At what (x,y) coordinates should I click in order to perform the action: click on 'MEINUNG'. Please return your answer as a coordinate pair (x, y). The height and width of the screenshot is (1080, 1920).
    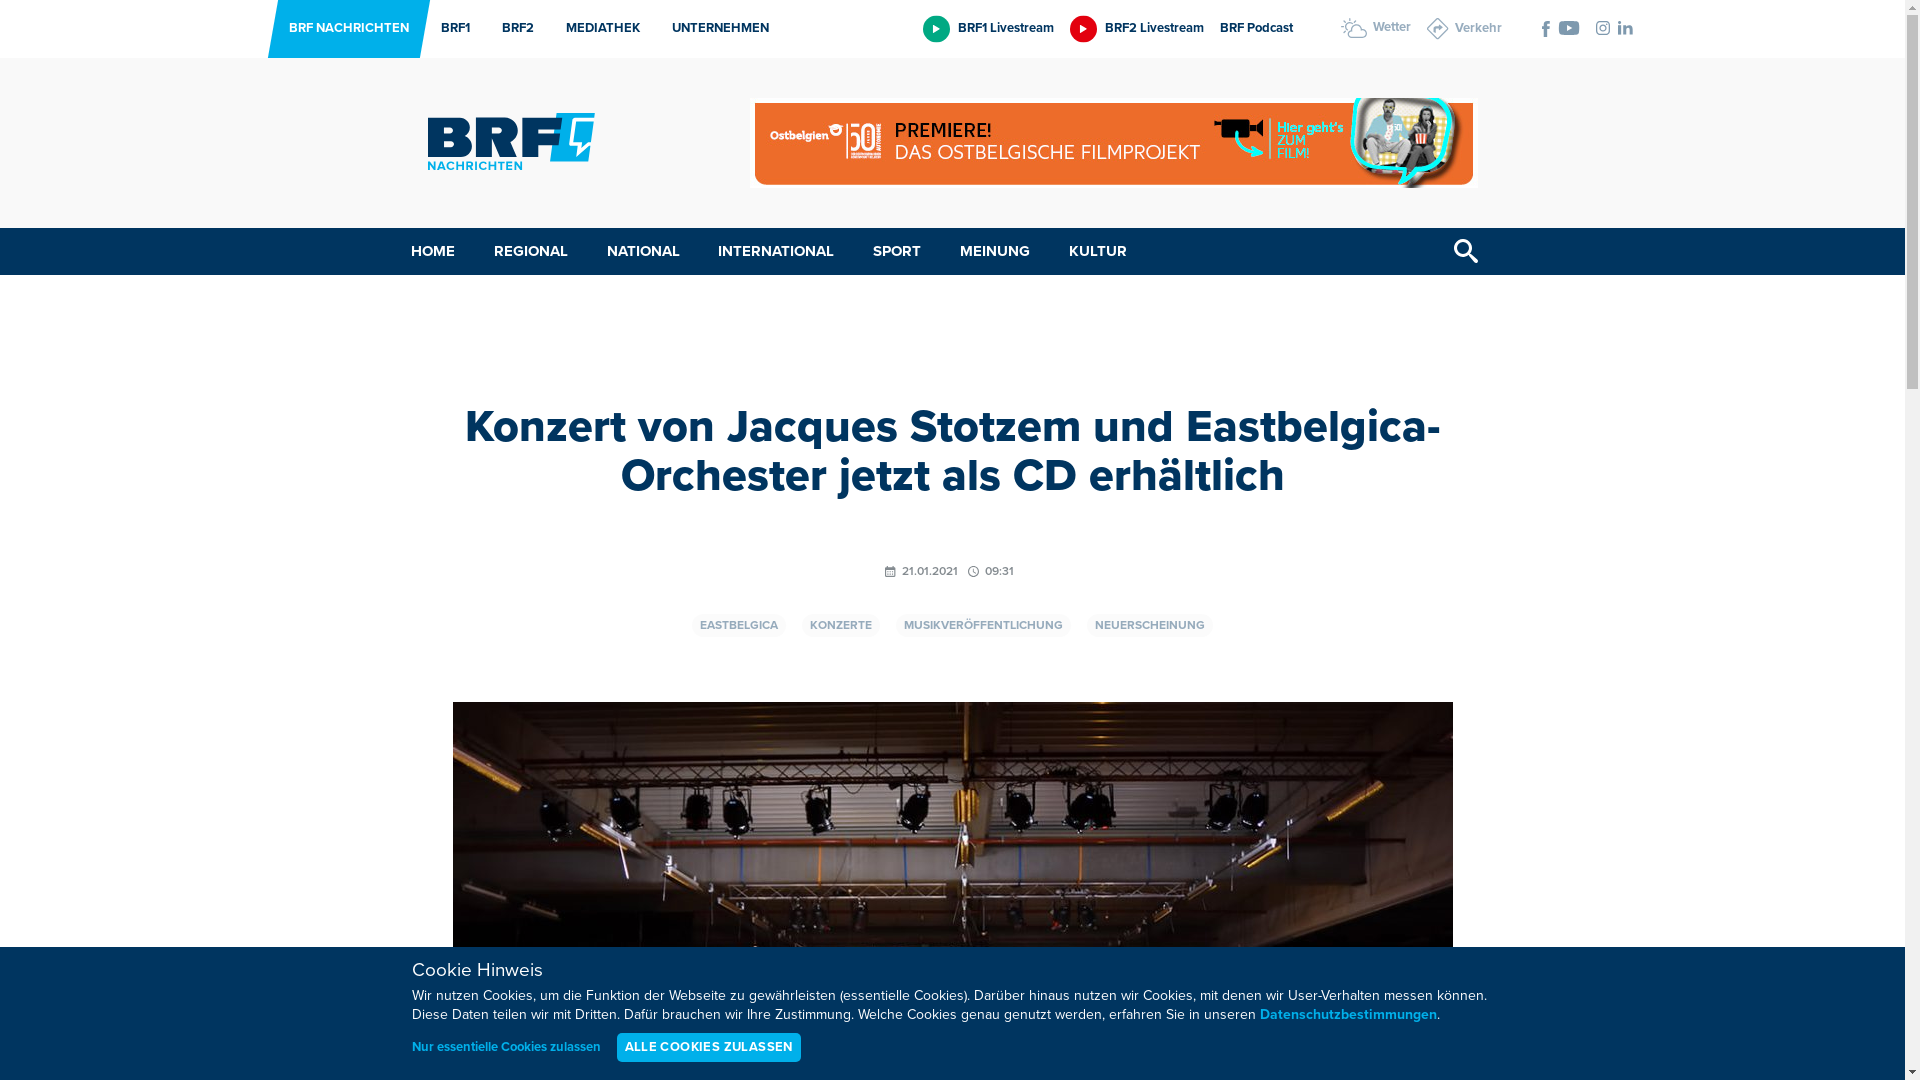
    Looking at the image, I should click on (994, 250).